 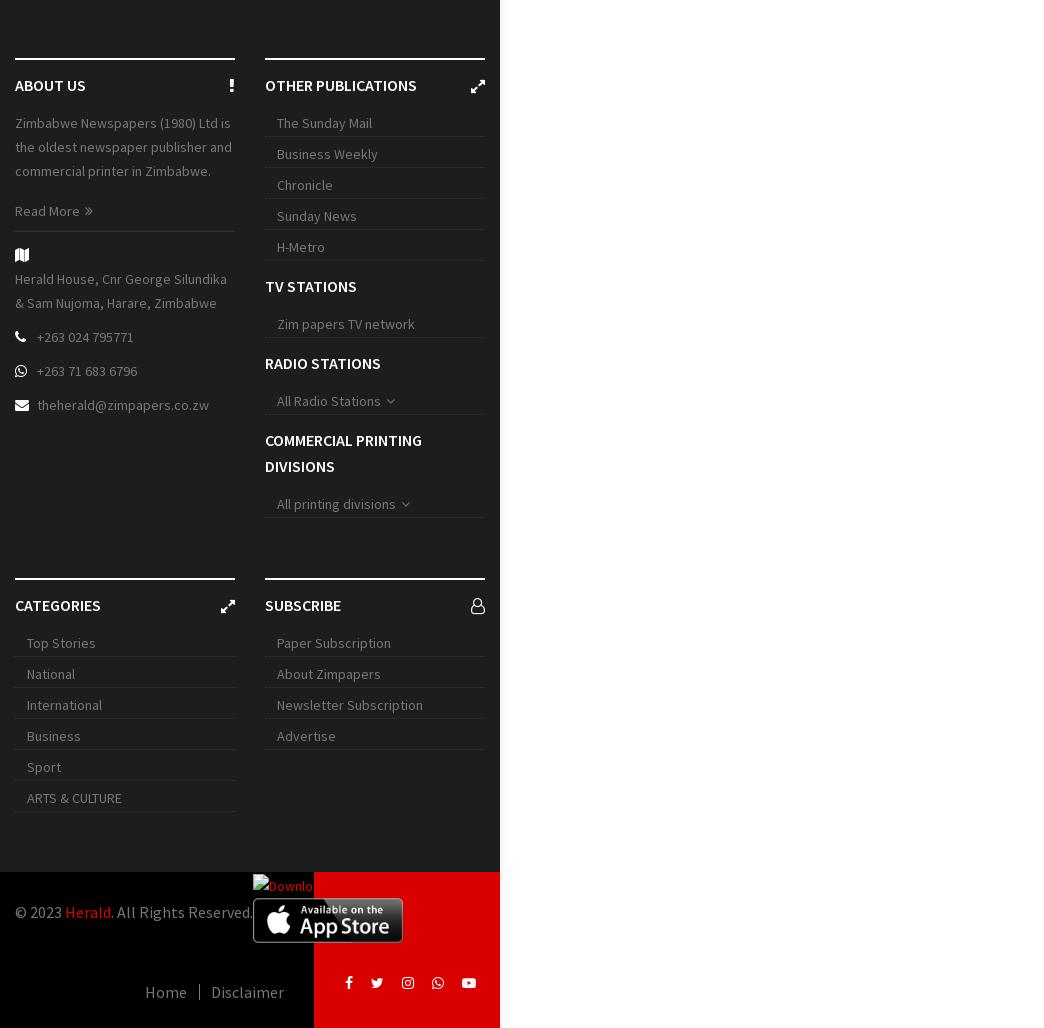 I want to click on 'Paper Subscription', so click(x=333, y=643).